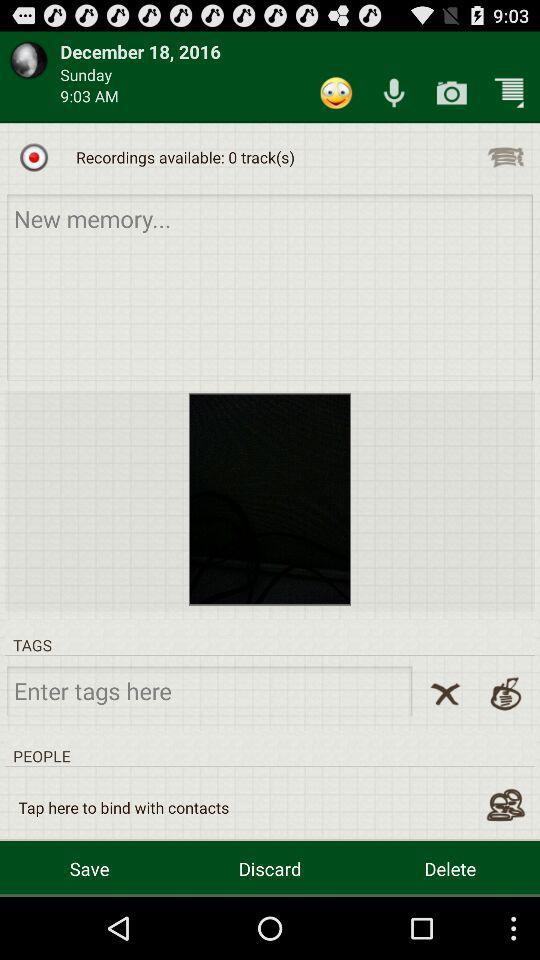 The image size is (540, 960). What do you see at coordinates (123, 807) in the screenshot?
I see `the item above save icon` at bounding box center [123, 807].